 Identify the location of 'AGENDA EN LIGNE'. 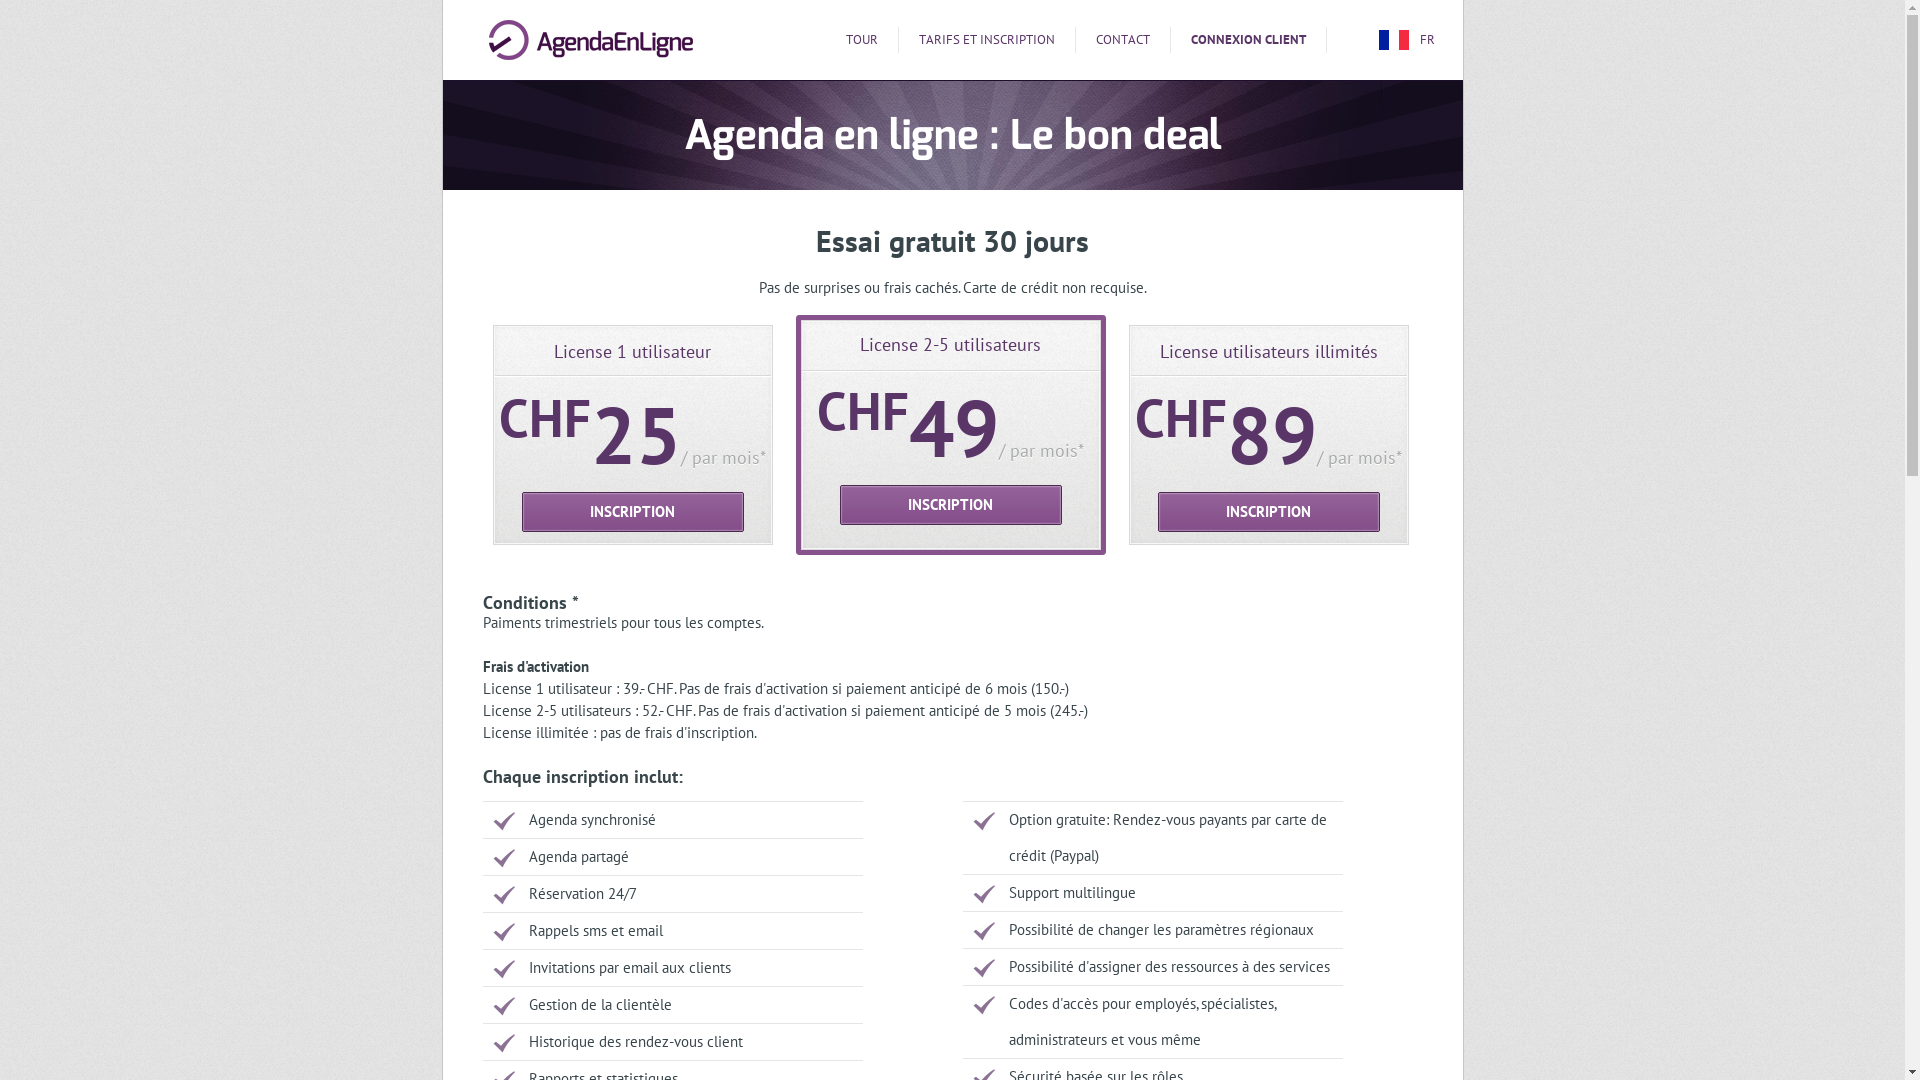
(589, 39).